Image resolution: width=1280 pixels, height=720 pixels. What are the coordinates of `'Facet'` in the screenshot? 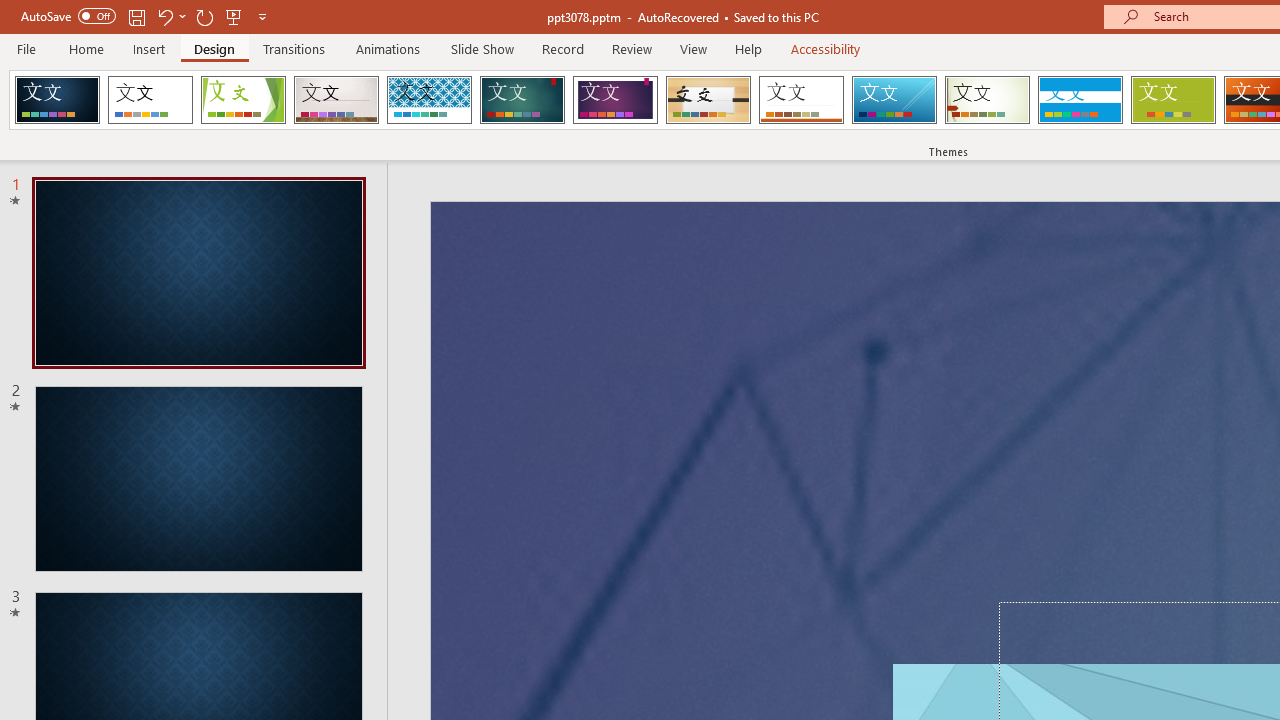 It's located at (242, 100).